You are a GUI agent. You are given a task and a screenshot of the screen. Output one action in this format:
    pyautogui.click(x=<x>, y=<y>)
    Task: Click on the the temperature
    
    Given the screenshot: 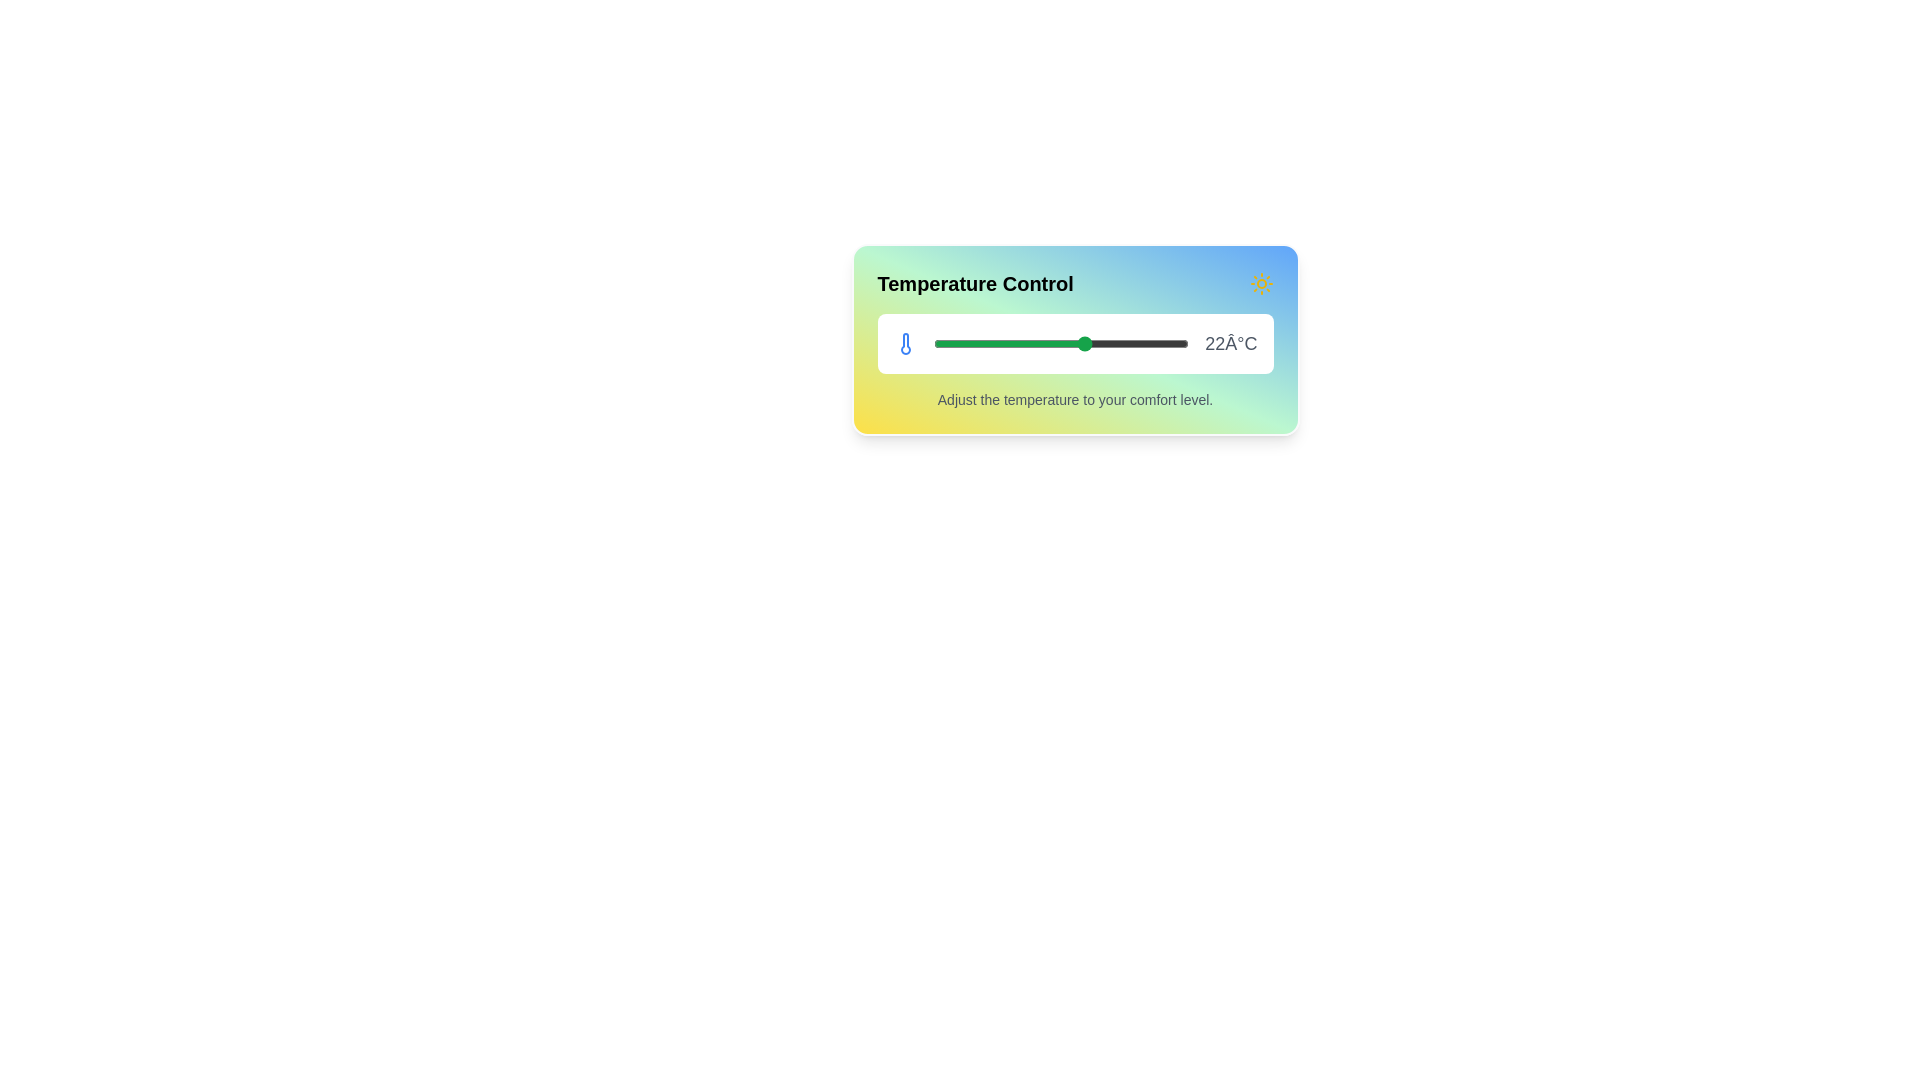 What is the action you would take?
    pyautogui.click(x=1111, y=338)
    